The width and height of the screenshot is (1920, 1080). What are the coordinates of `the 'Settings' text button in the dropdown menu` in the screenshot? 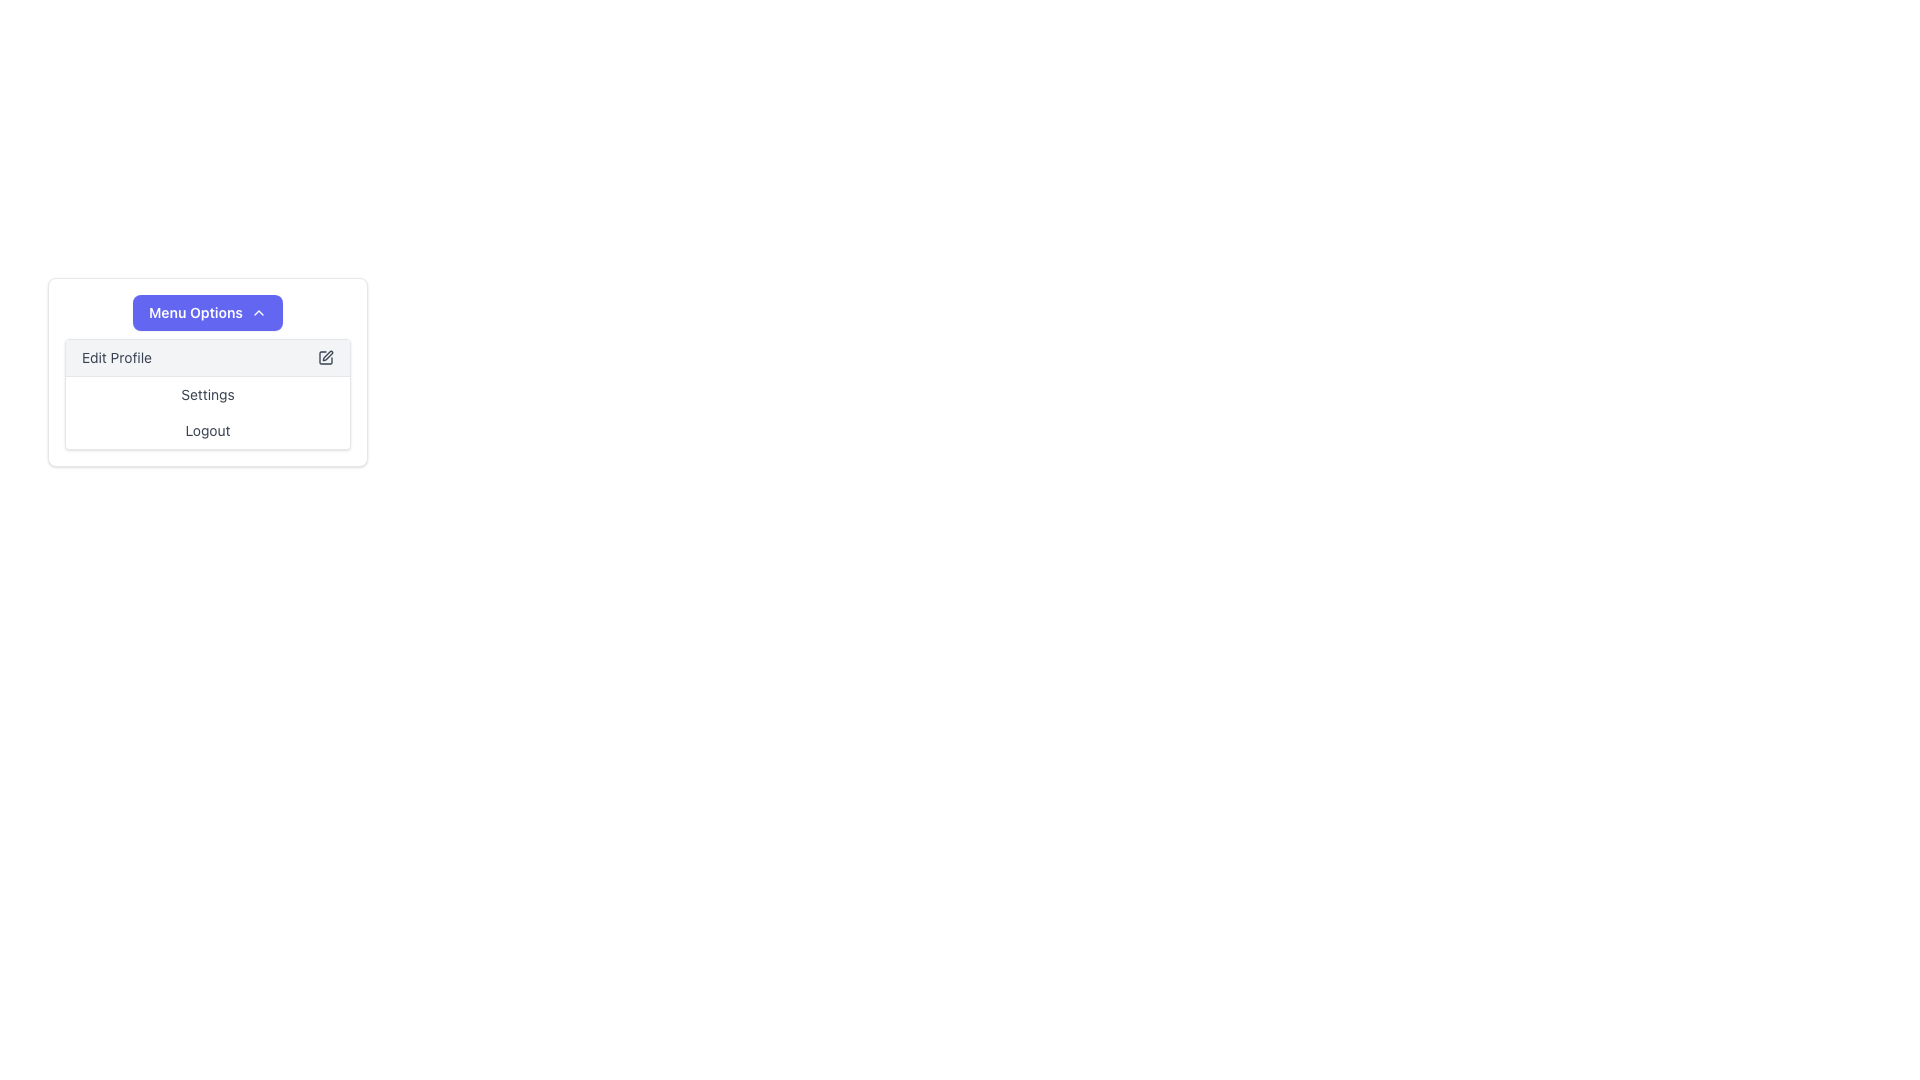 It's located at (207, 394).